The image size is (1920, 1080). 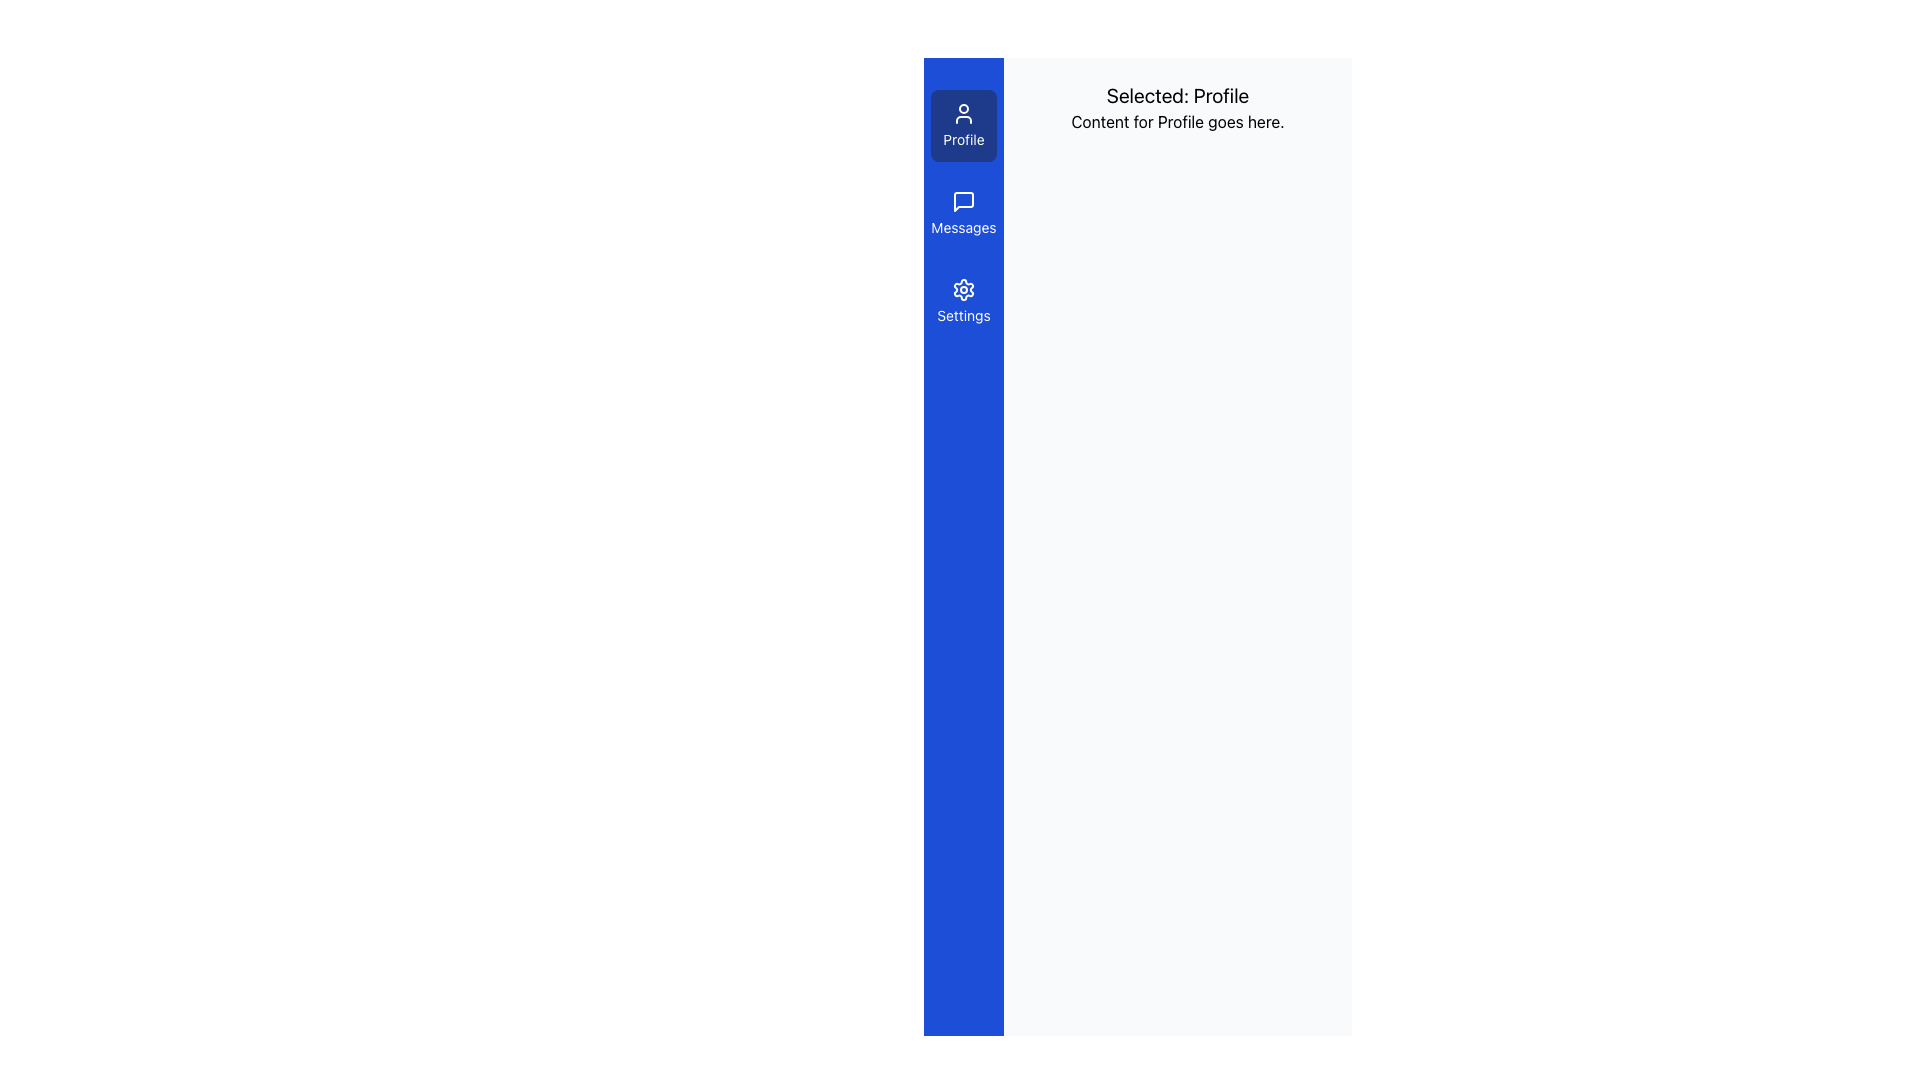 I want to click on the 'Messages' button, which is a rectangular button in the vertical blue sidebar featuring a speech bubble icon above the text 'Messages', so click(x=964, y=213).